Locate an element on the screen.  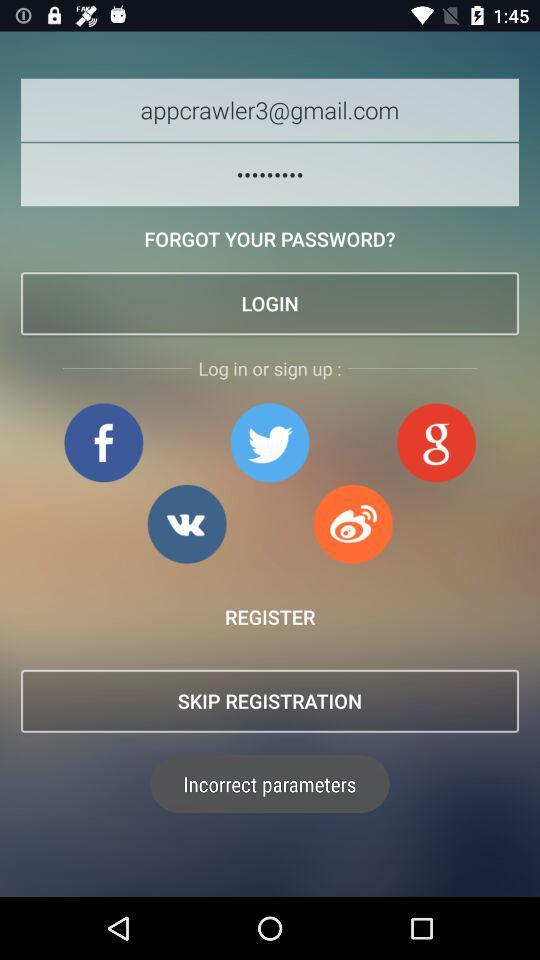
the avatar icon is located at coordinates (435, 442).